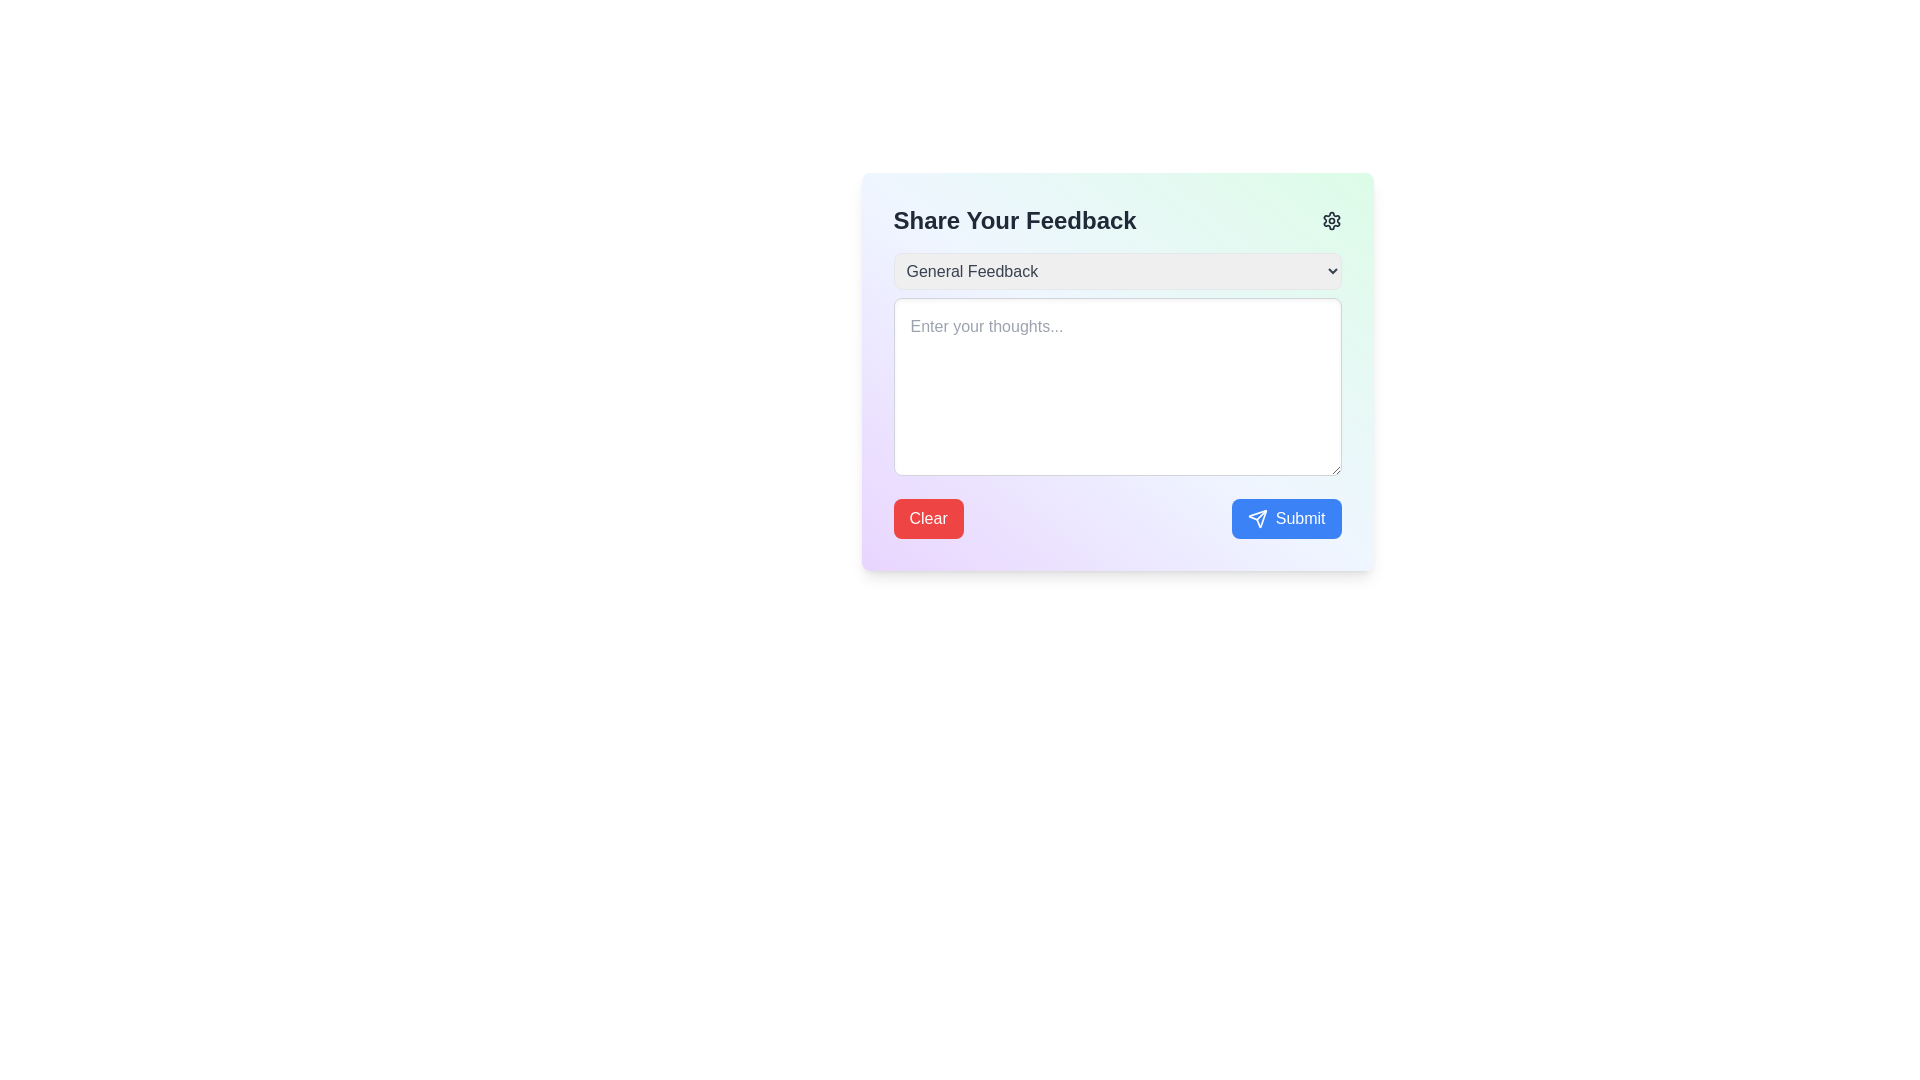 The width and height of the screenshot is (1920, 1080). I want to click on the blue rounded-corner button labeled 'Submit', so click(1286, 518).